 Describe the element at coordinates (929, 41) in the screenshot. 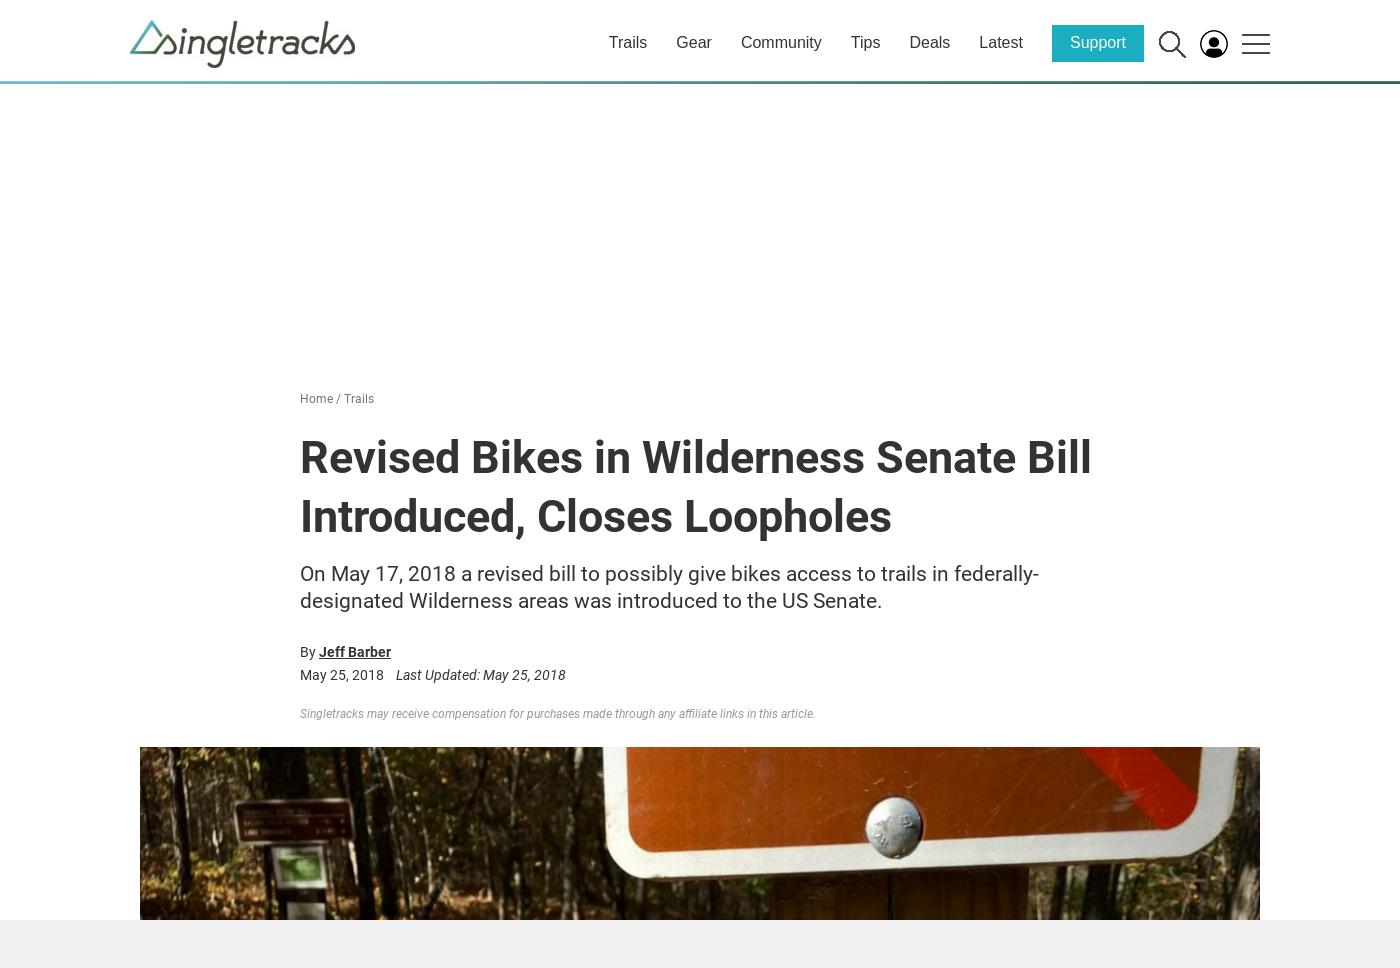

I see `'Deals'` at that location.